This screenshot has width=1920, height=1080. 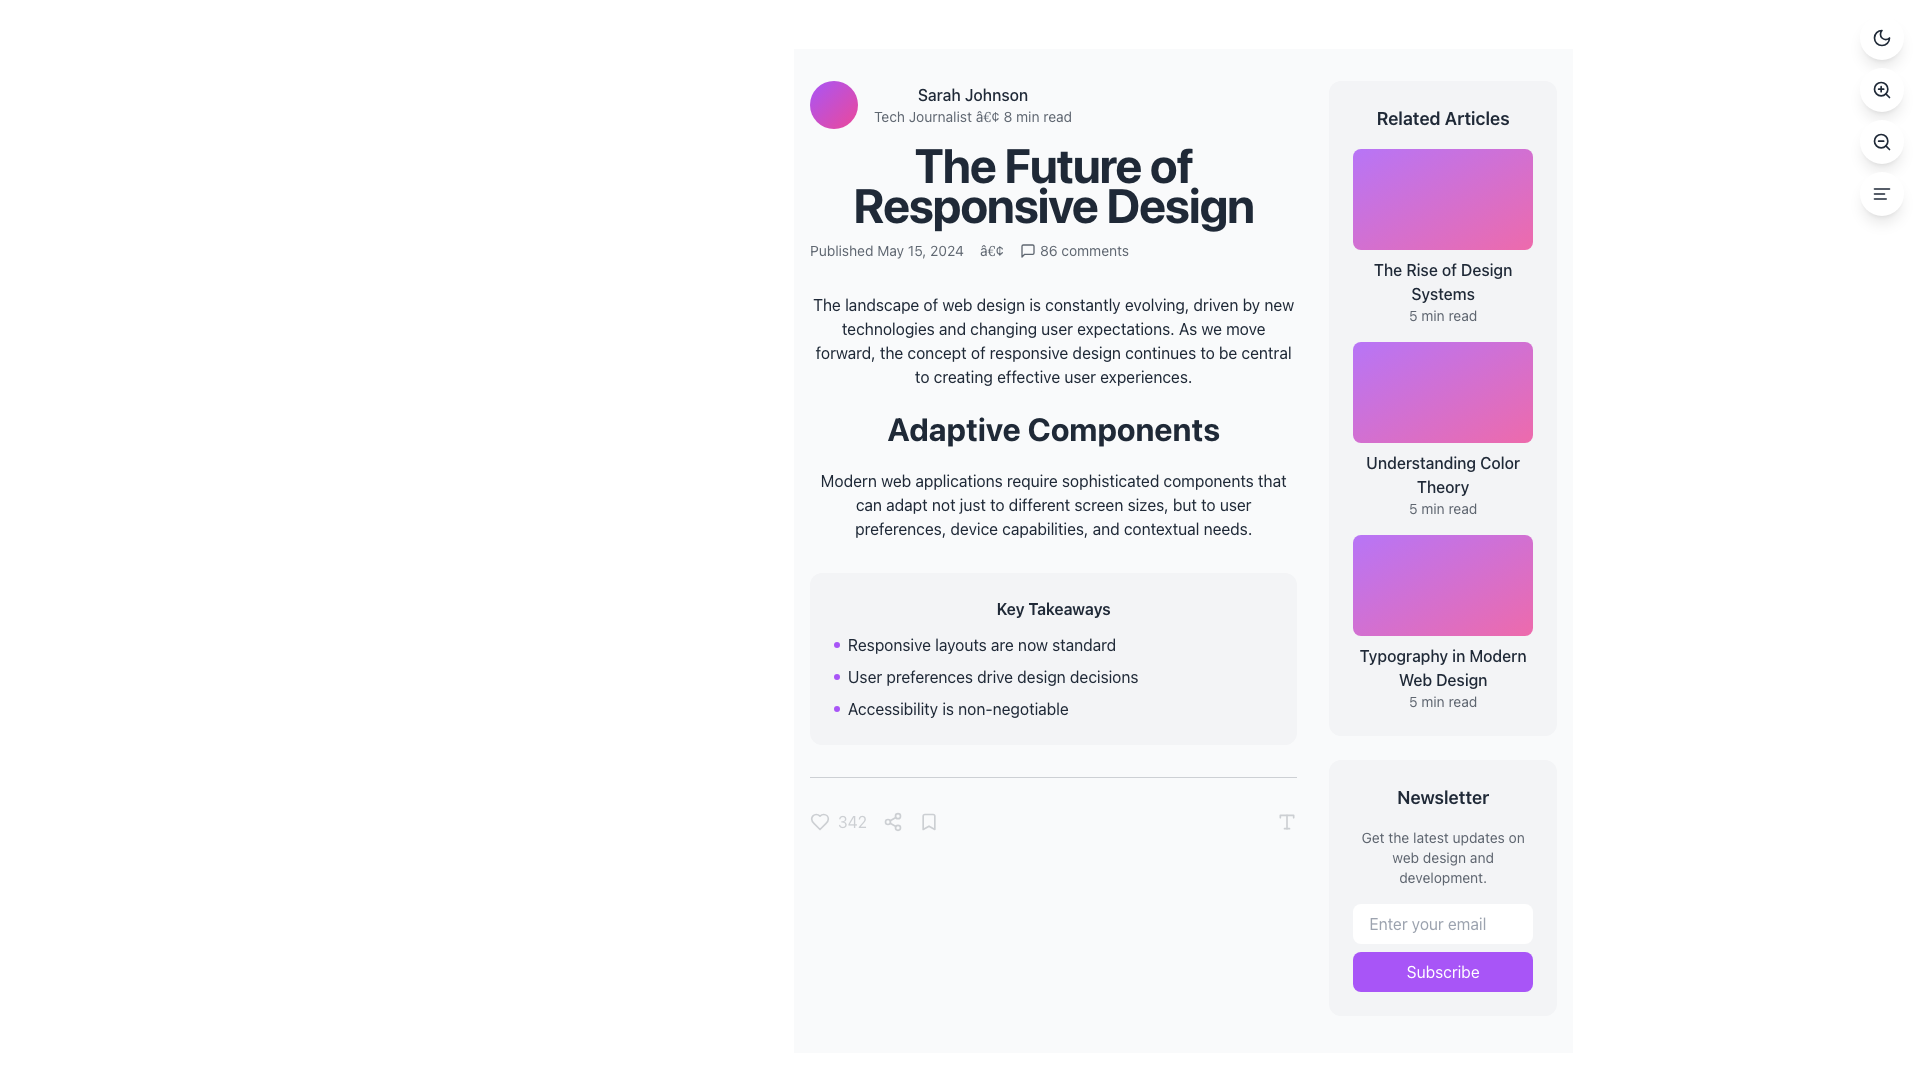 I want to click on the heart-shaped icon to like or favorite the item, which is part of a control panel below the key takeaways box, so click(x=820, y=821).